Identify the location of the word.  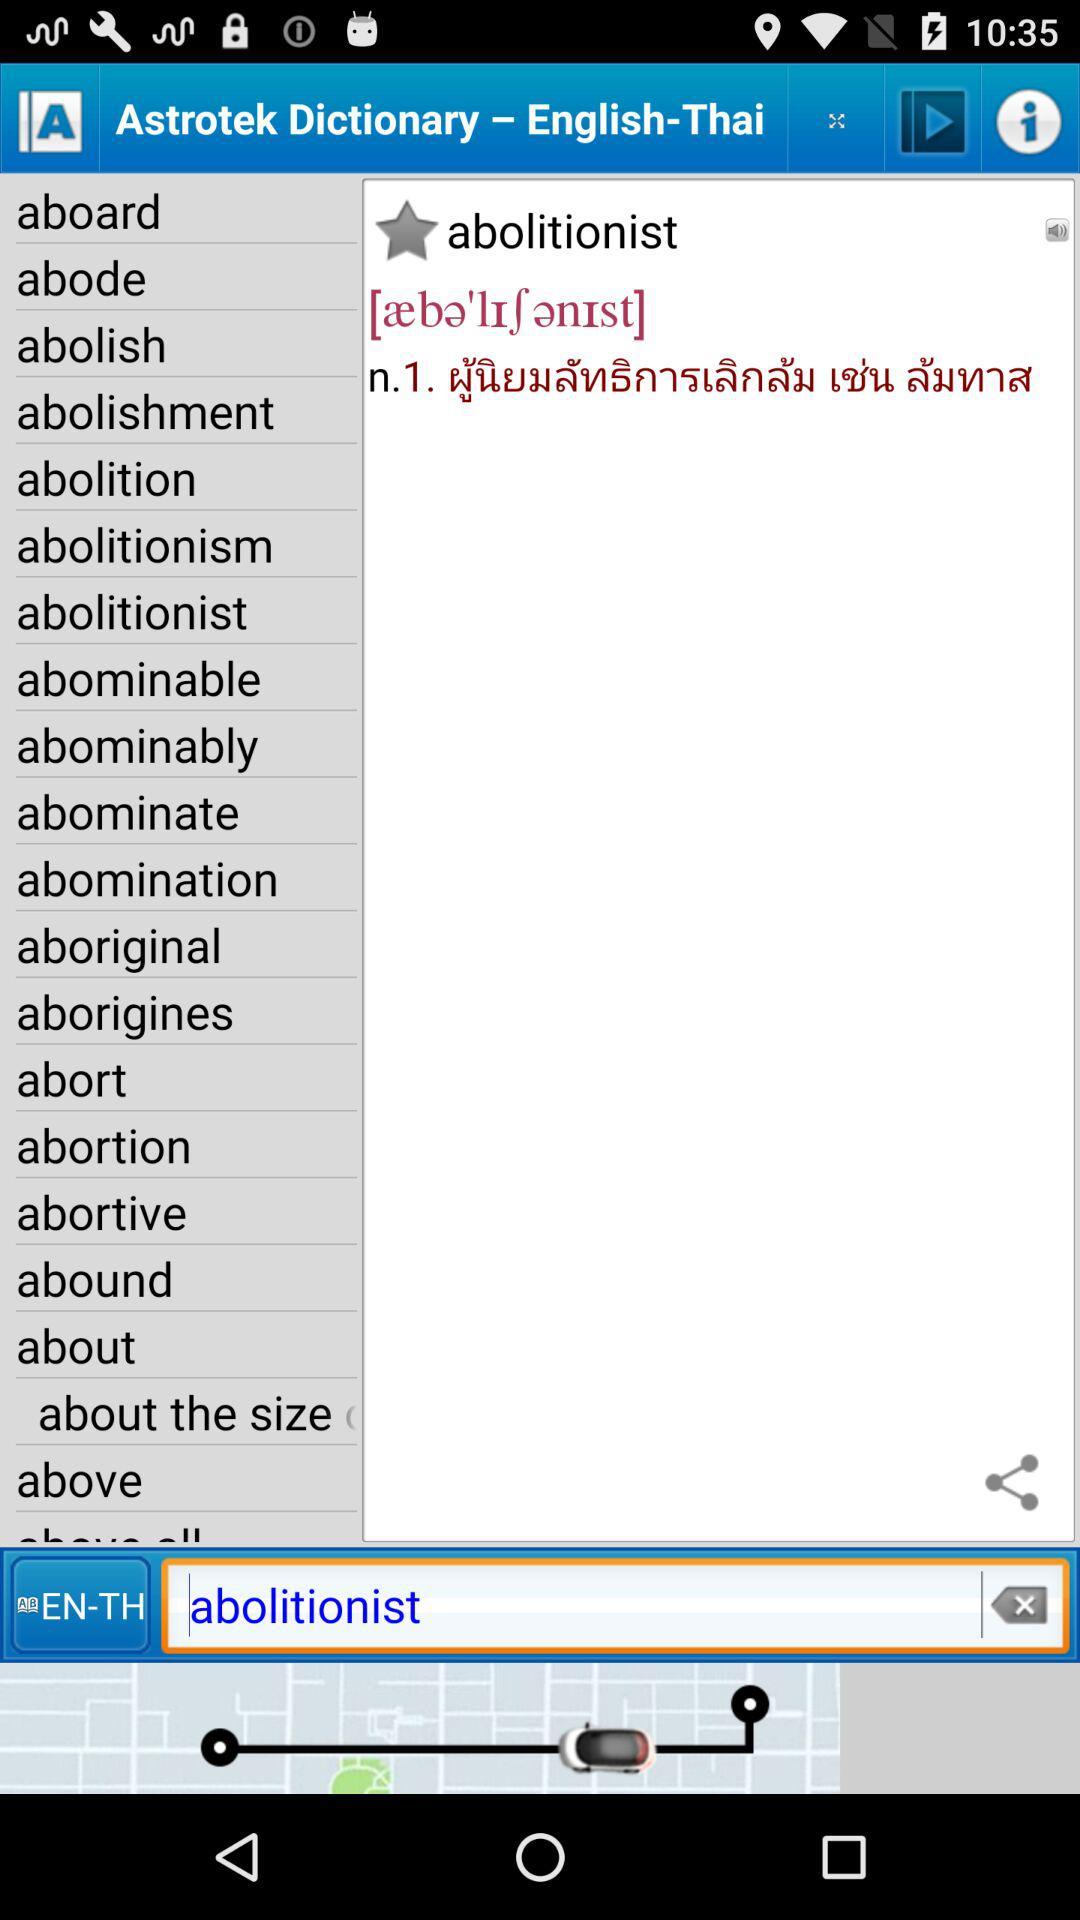
(405, 230).